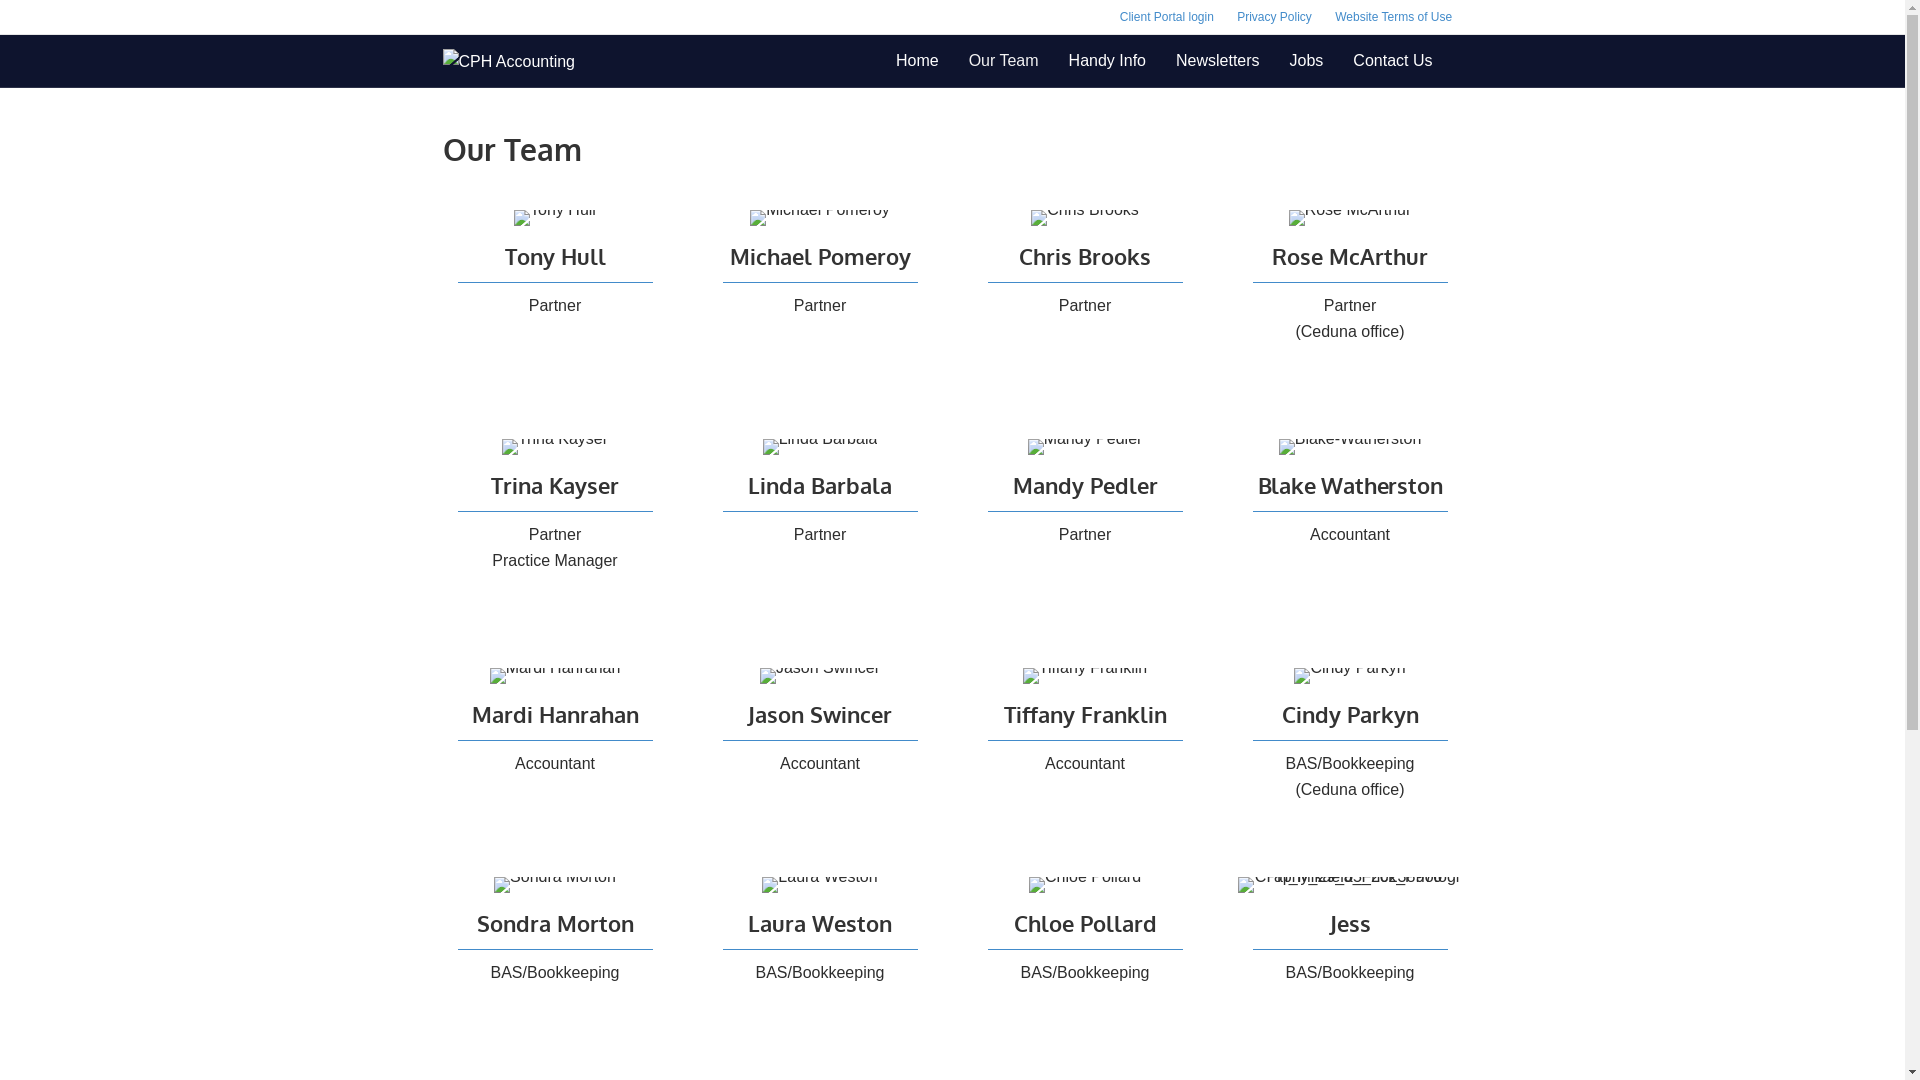 Image resolution: width=1920 pixels, height=1080 pixels. I want to click on 'Contact Us', so click(1338, 60).